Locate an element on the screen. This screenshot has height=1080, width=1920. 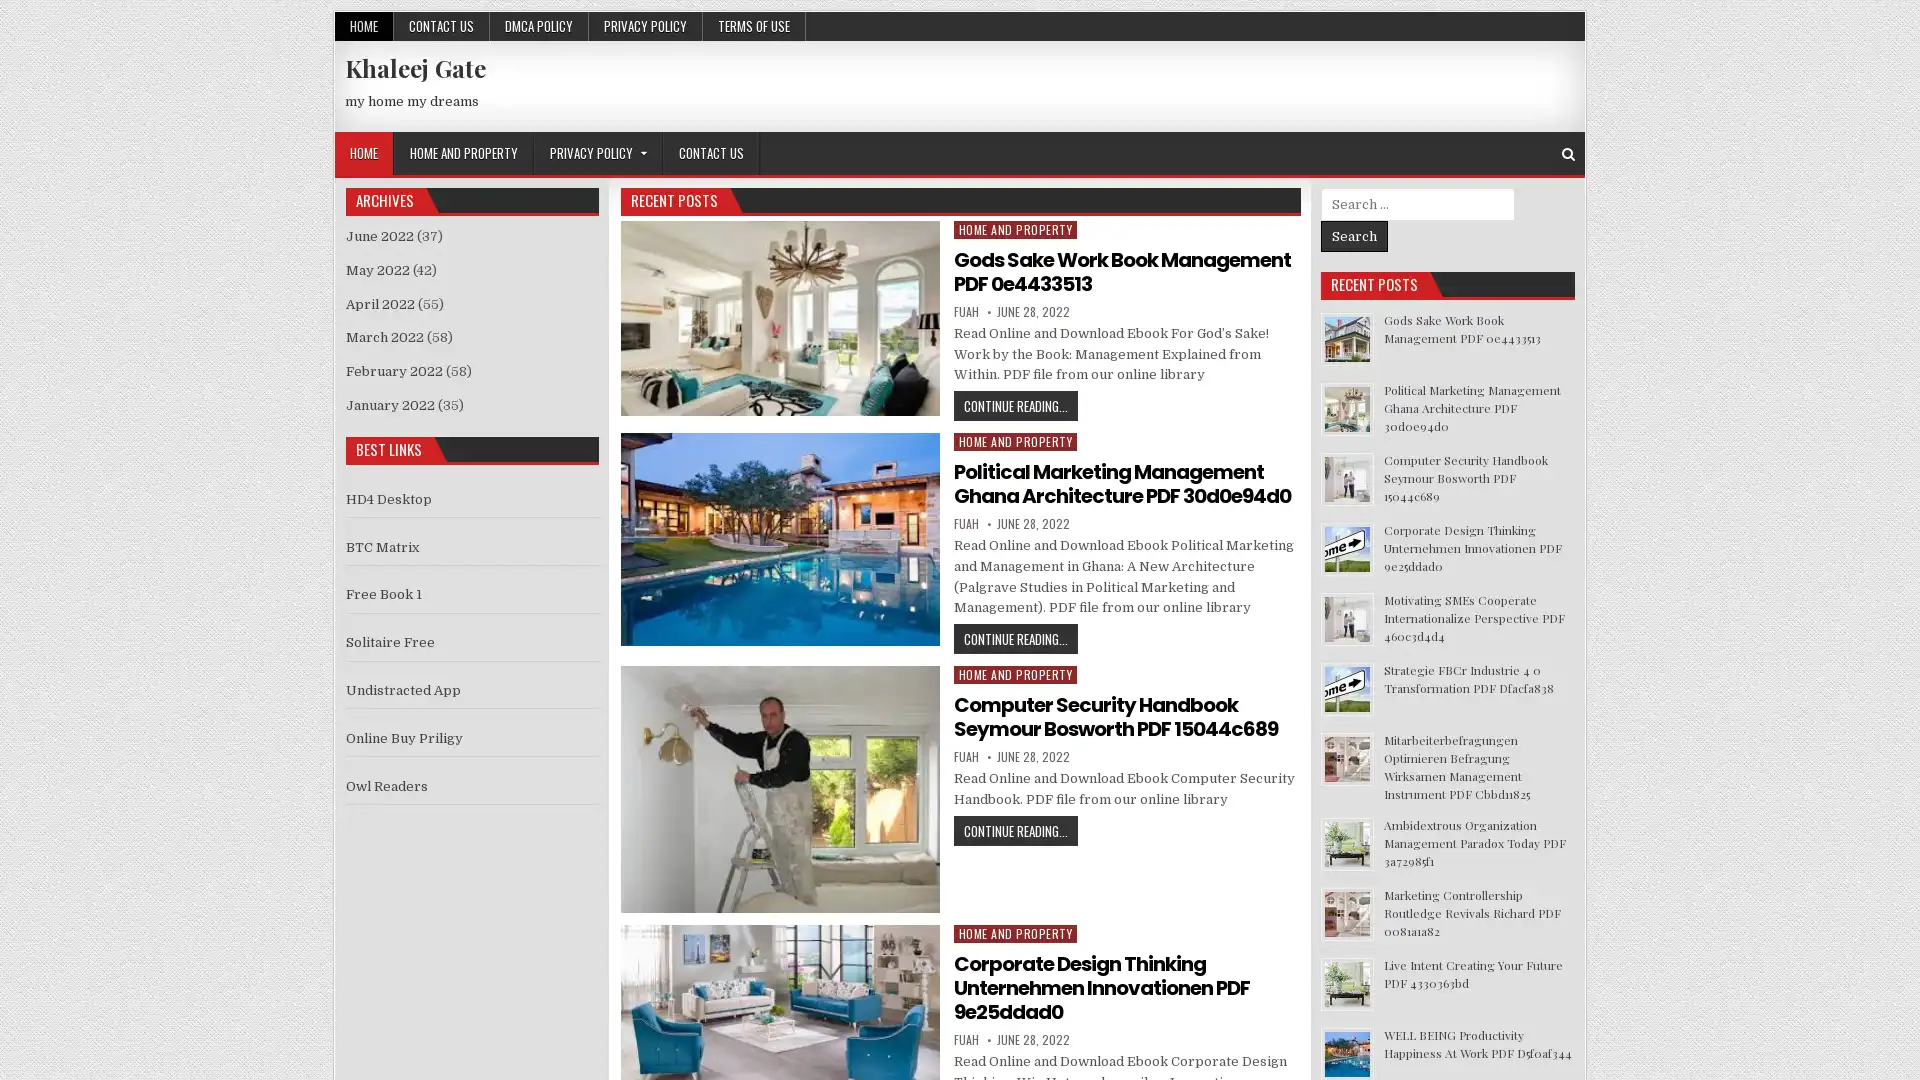
Search is located at coordinates (1354, 235).